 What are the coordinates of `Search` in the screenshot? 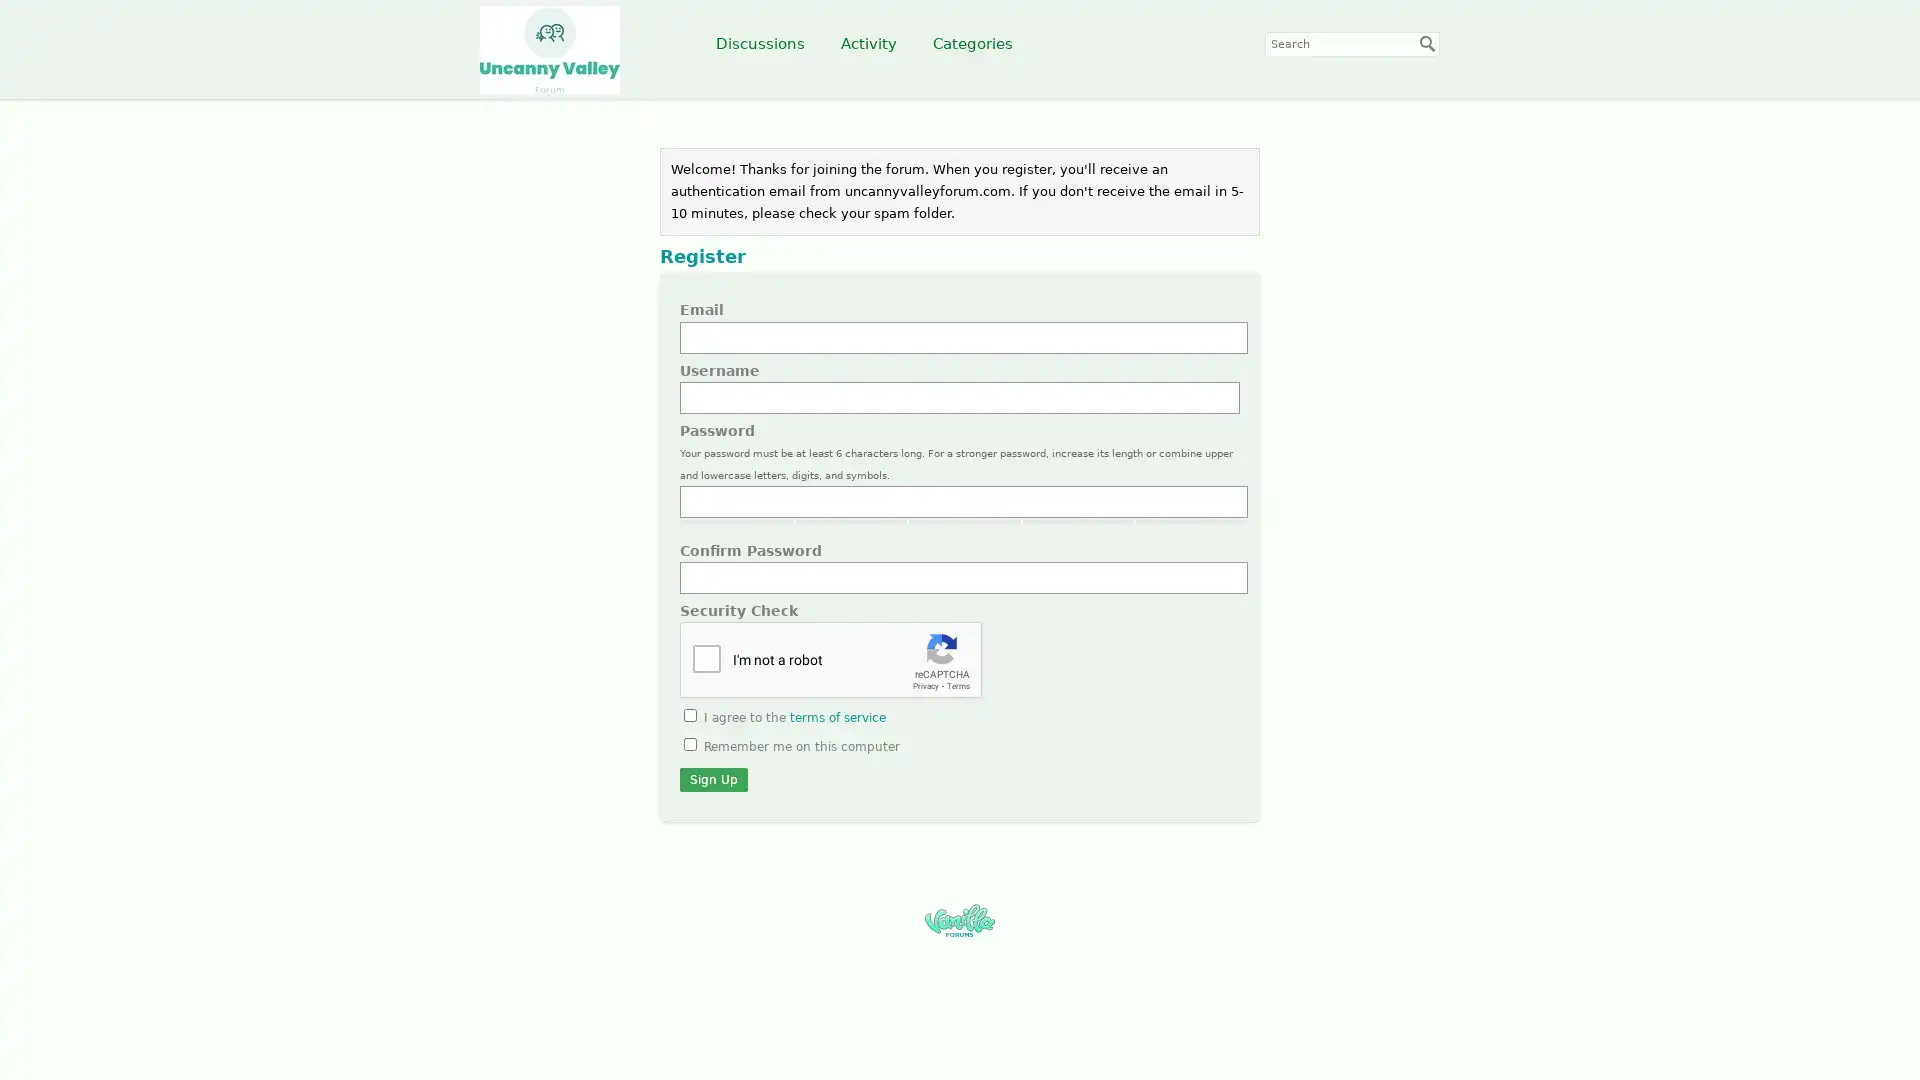 It's located at (1427, 43).